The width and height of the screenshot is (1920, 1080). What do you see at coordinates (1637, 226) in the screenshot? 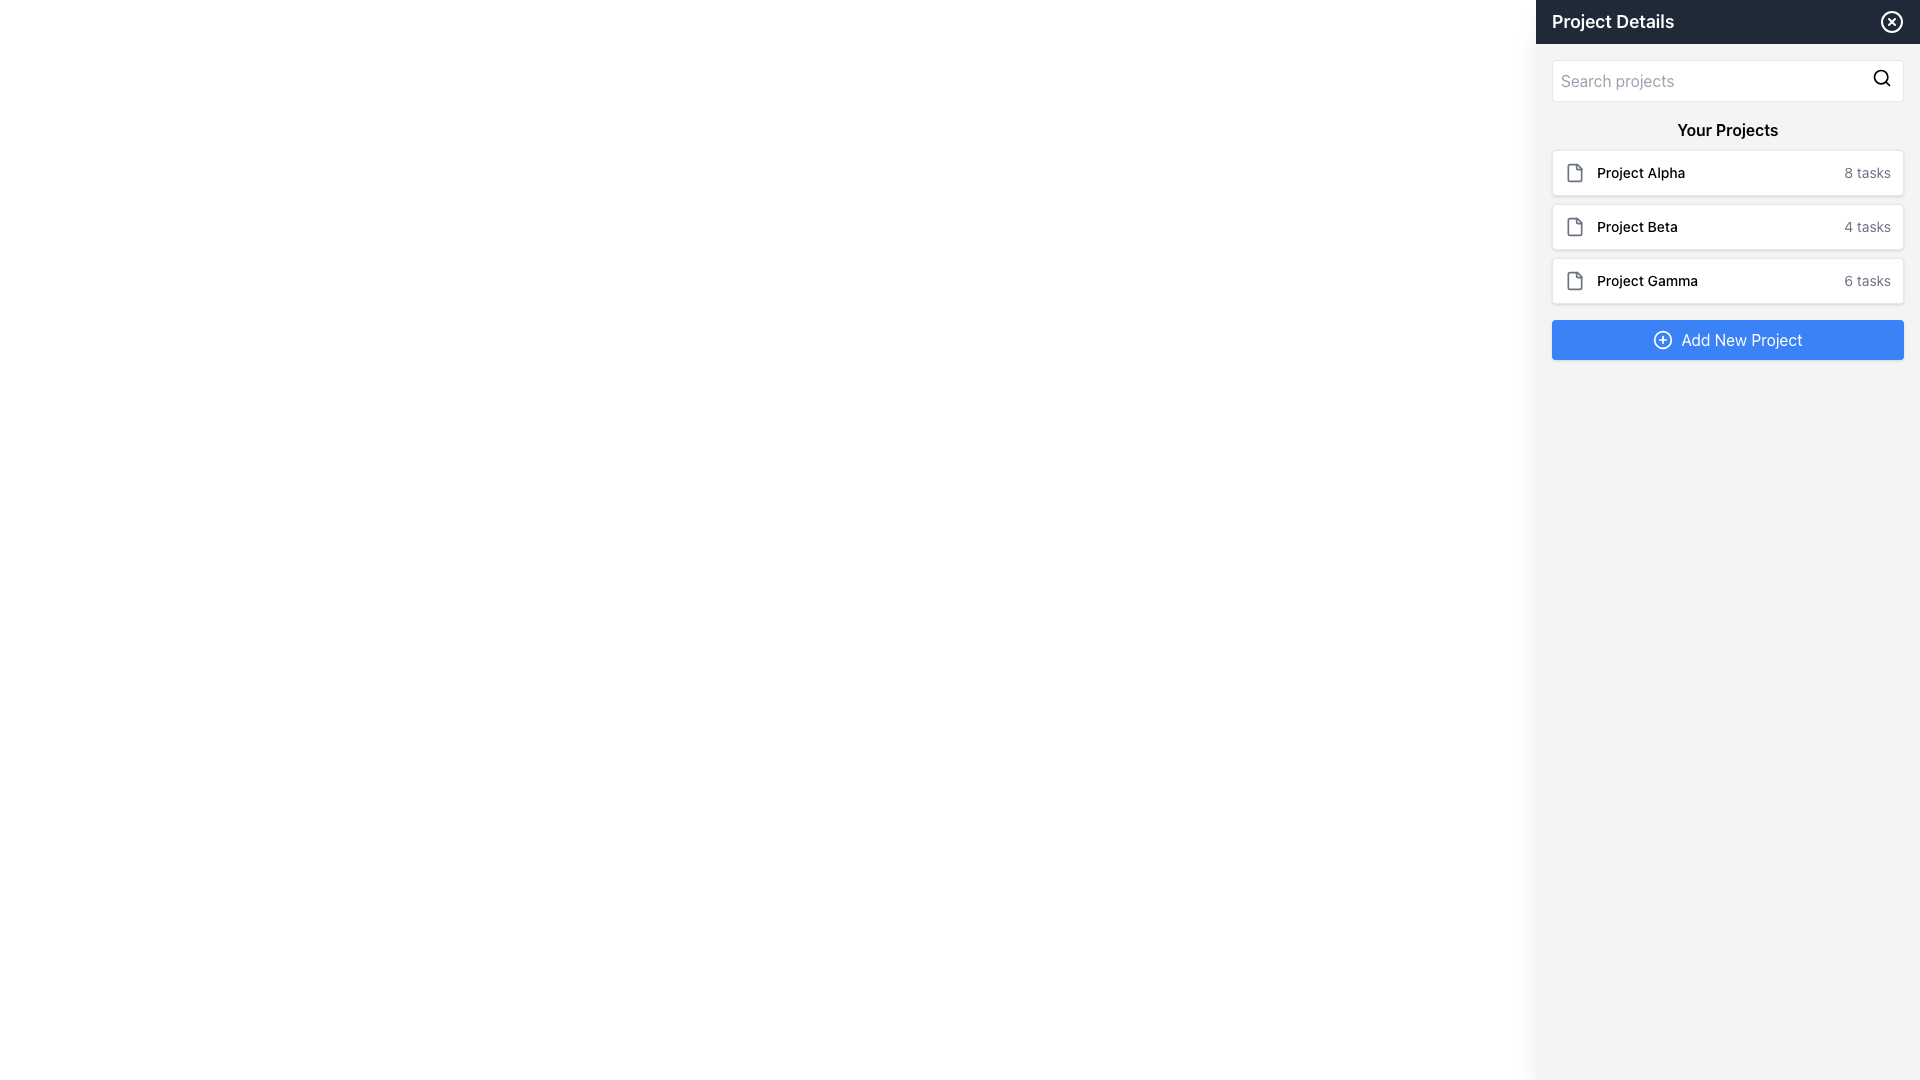
I see `the text label displaying 'Project Beta', which is the second item in the project list under 'Your Projects'` at bounding box center [1637, 226].